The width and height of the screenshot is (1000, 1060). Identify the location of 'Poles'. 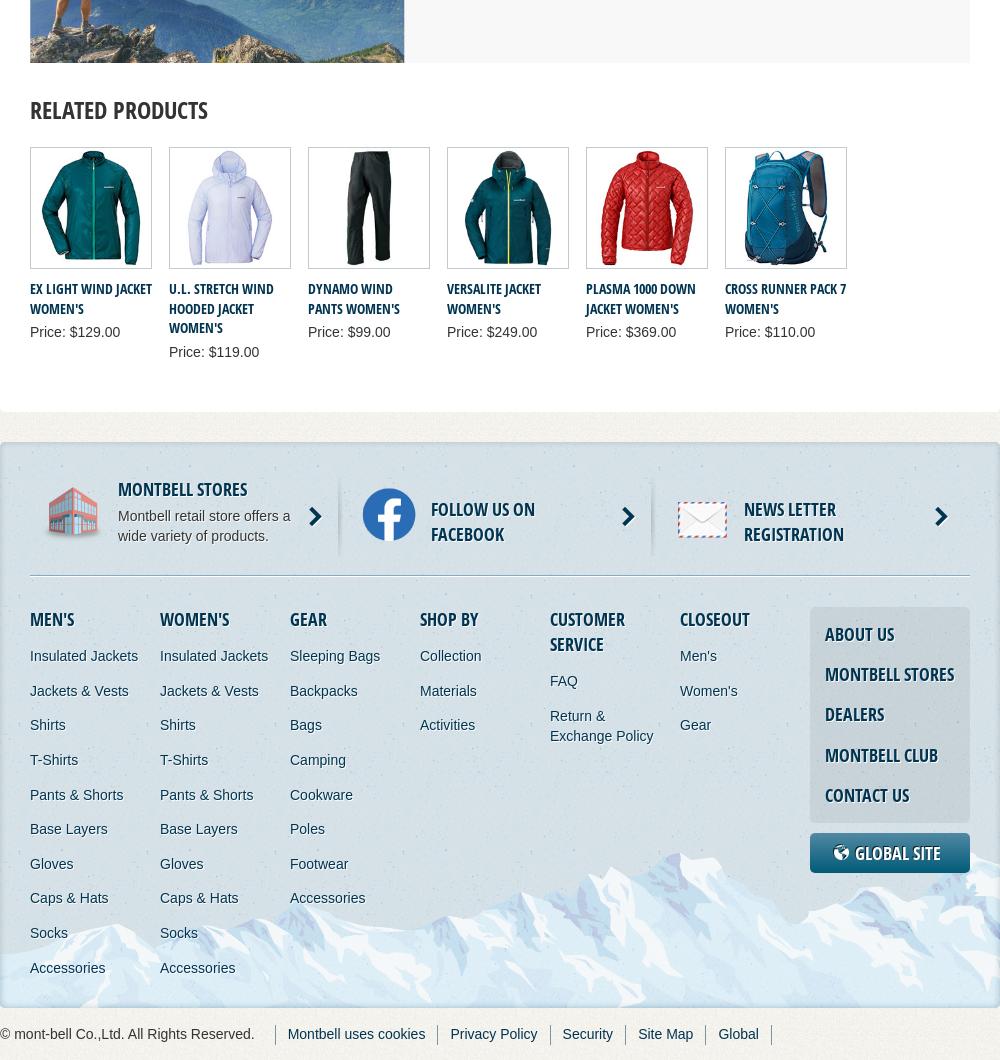
(307, 829).